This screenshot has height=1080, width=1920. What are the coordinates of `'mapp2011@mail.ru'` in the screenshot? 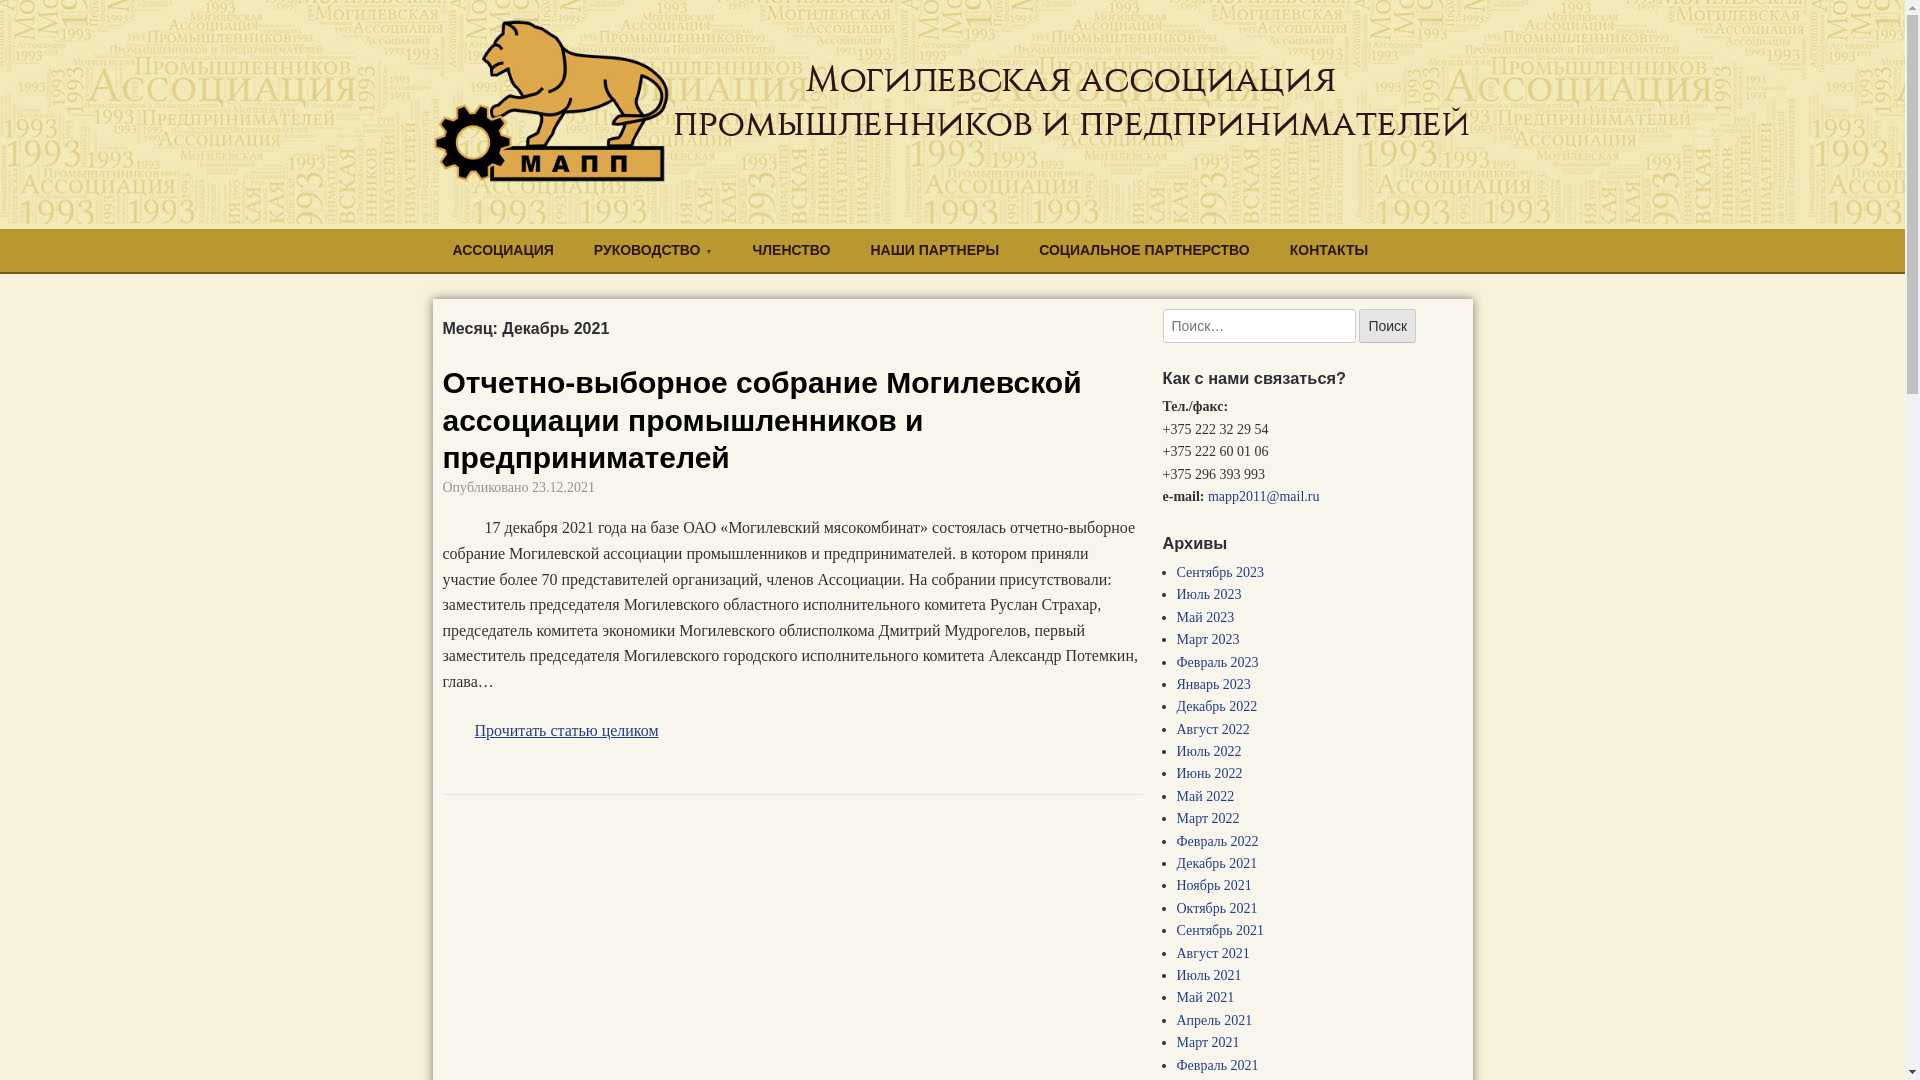 It's located at (1207, 495).